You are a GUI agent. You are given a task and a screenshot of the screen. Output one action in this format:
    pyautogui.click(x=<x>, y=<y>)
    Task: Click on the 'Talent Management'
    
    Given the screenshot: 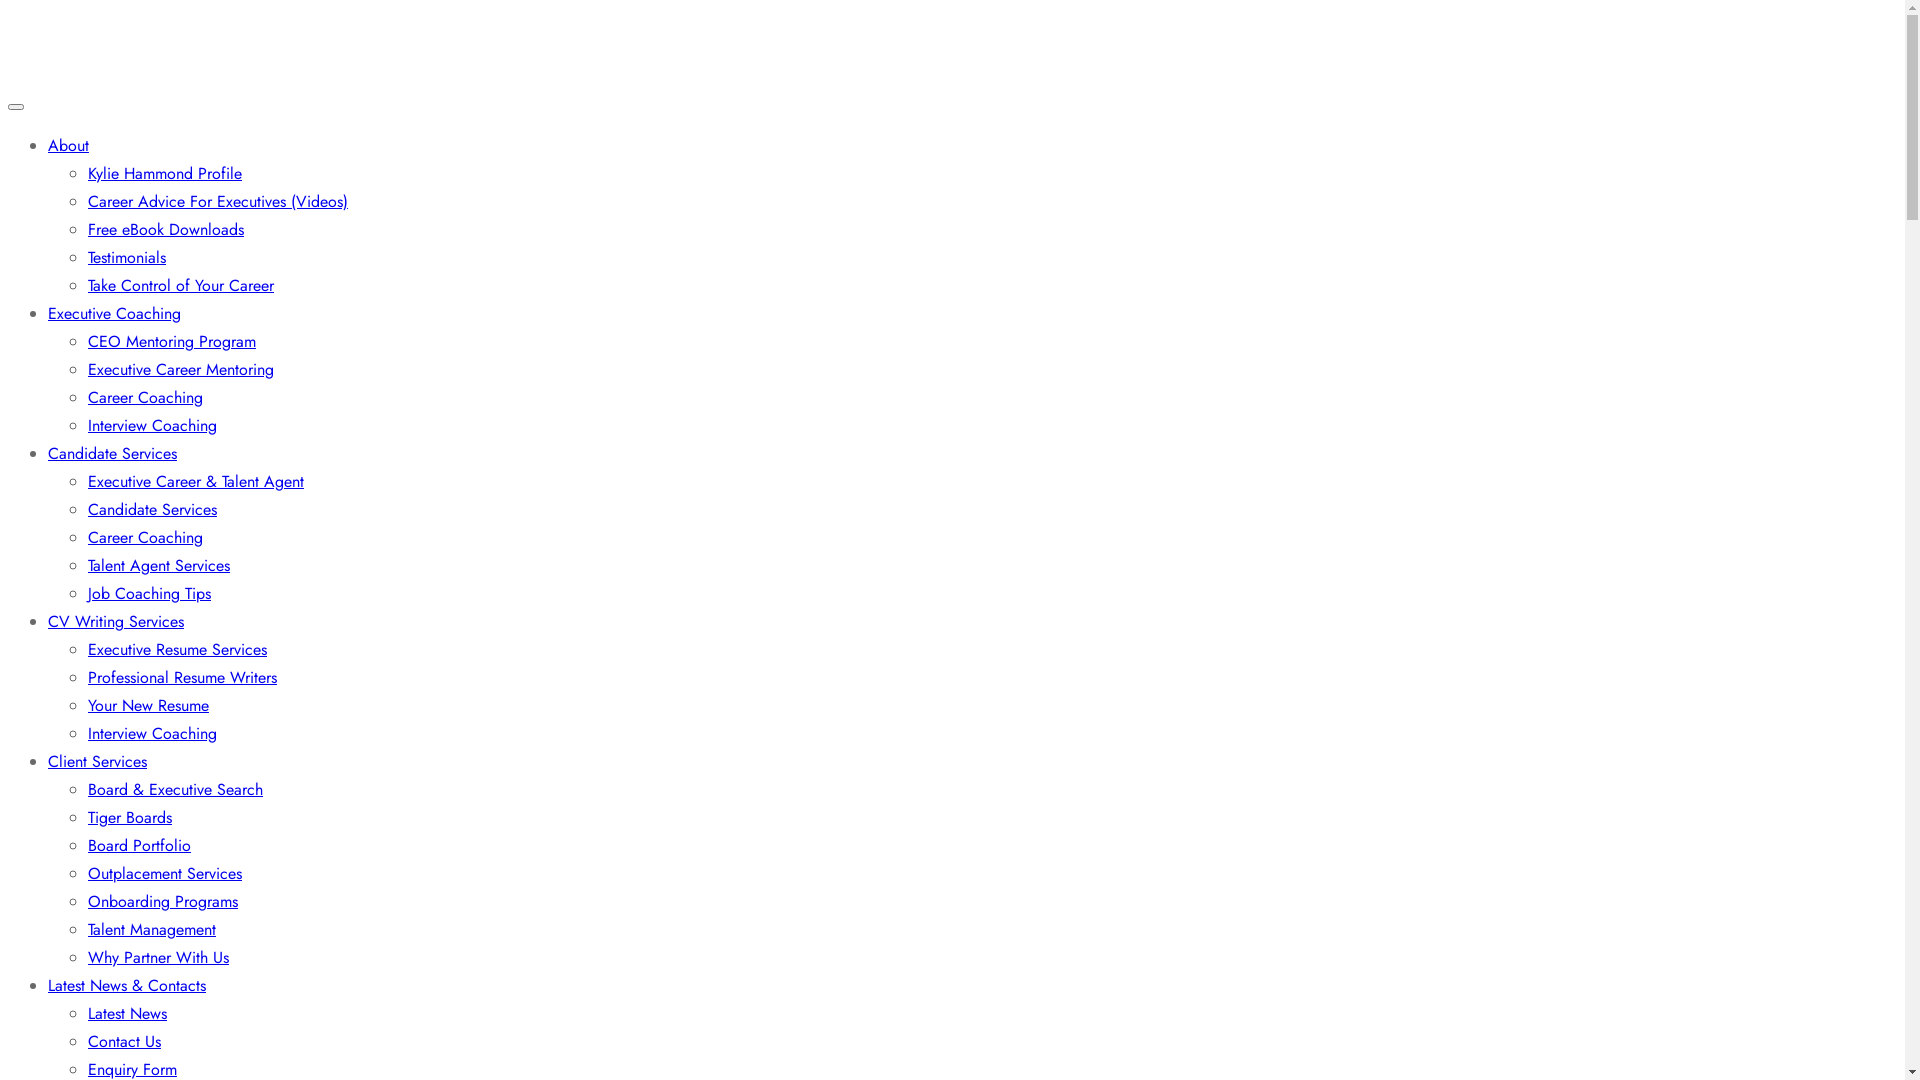 What is the action you would take?
    pyautogui.click(x=151, y=929)
    